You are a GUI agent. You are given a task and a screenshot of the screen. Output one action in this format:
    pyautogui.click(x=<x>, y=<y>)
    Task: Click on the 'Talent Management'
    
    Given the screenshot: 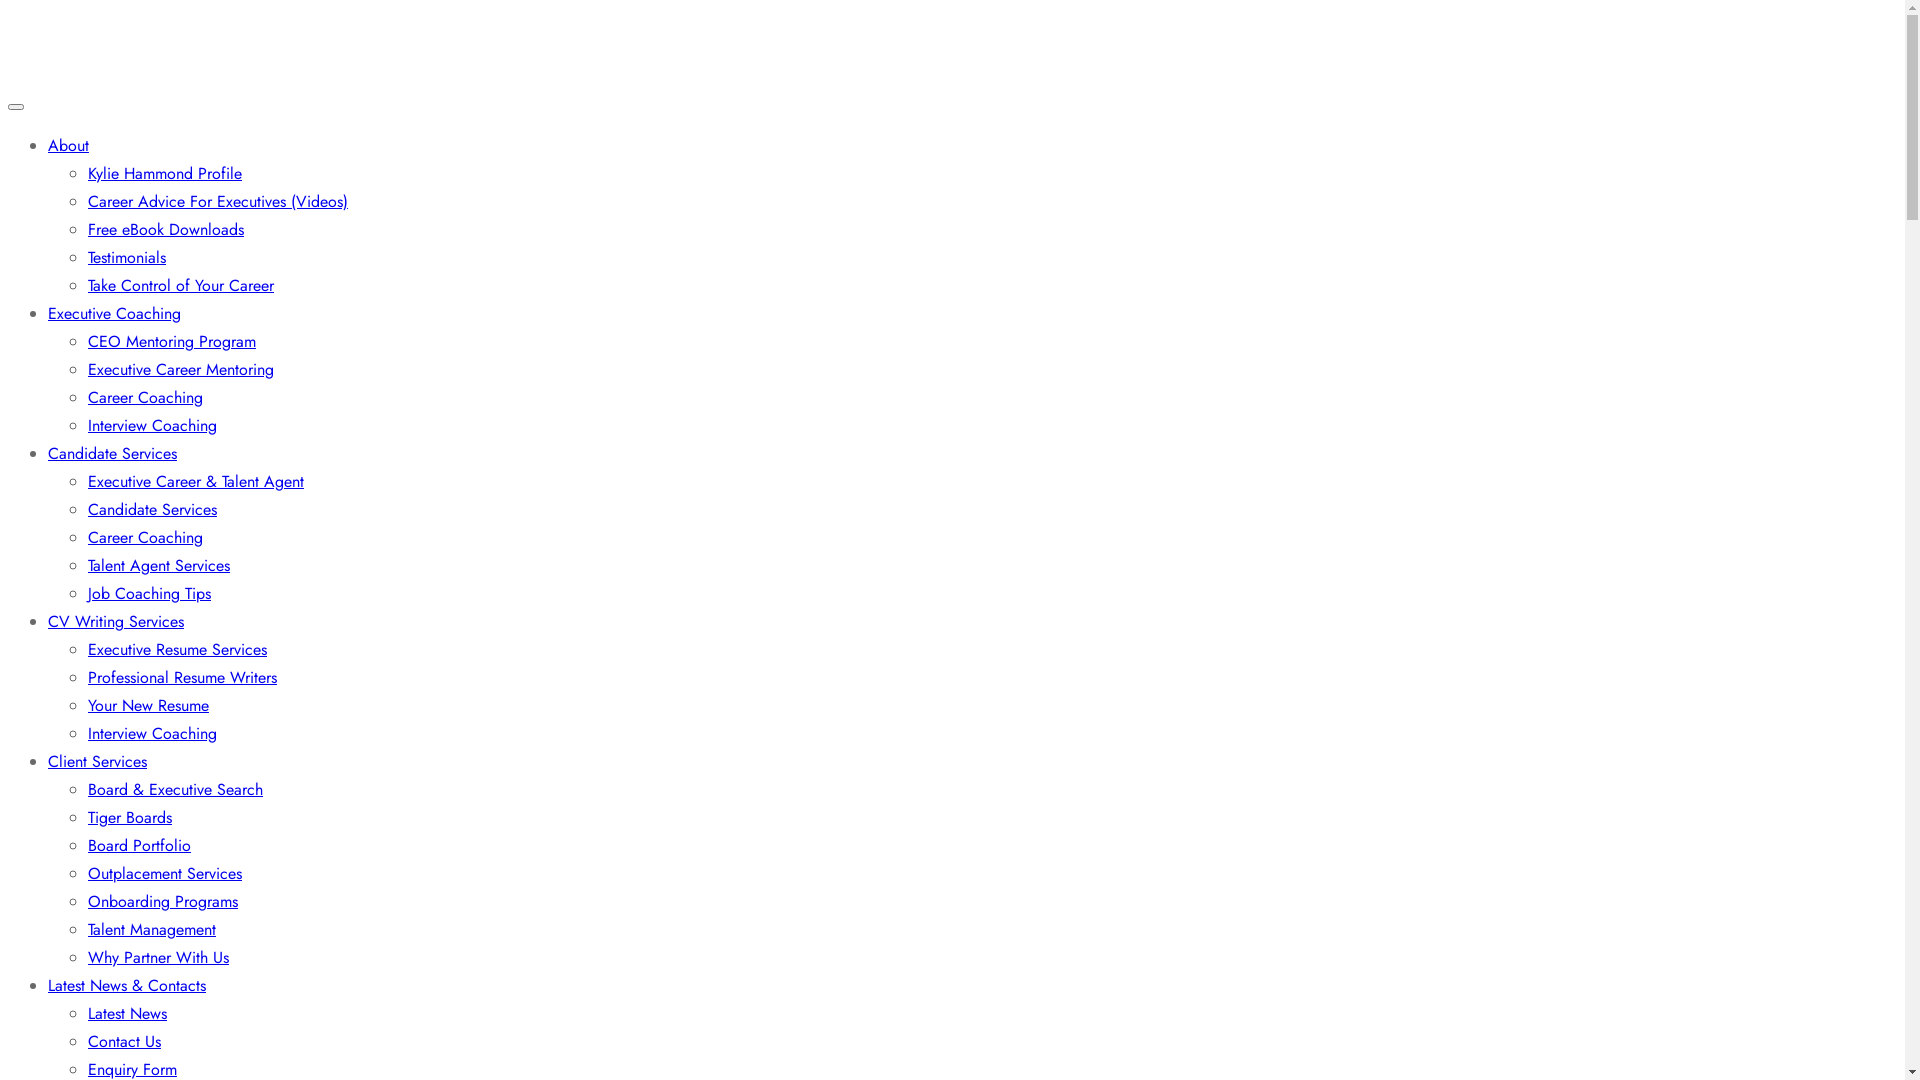 What is the action you would take?
    pyautogui.click(x=151, y=929)
    